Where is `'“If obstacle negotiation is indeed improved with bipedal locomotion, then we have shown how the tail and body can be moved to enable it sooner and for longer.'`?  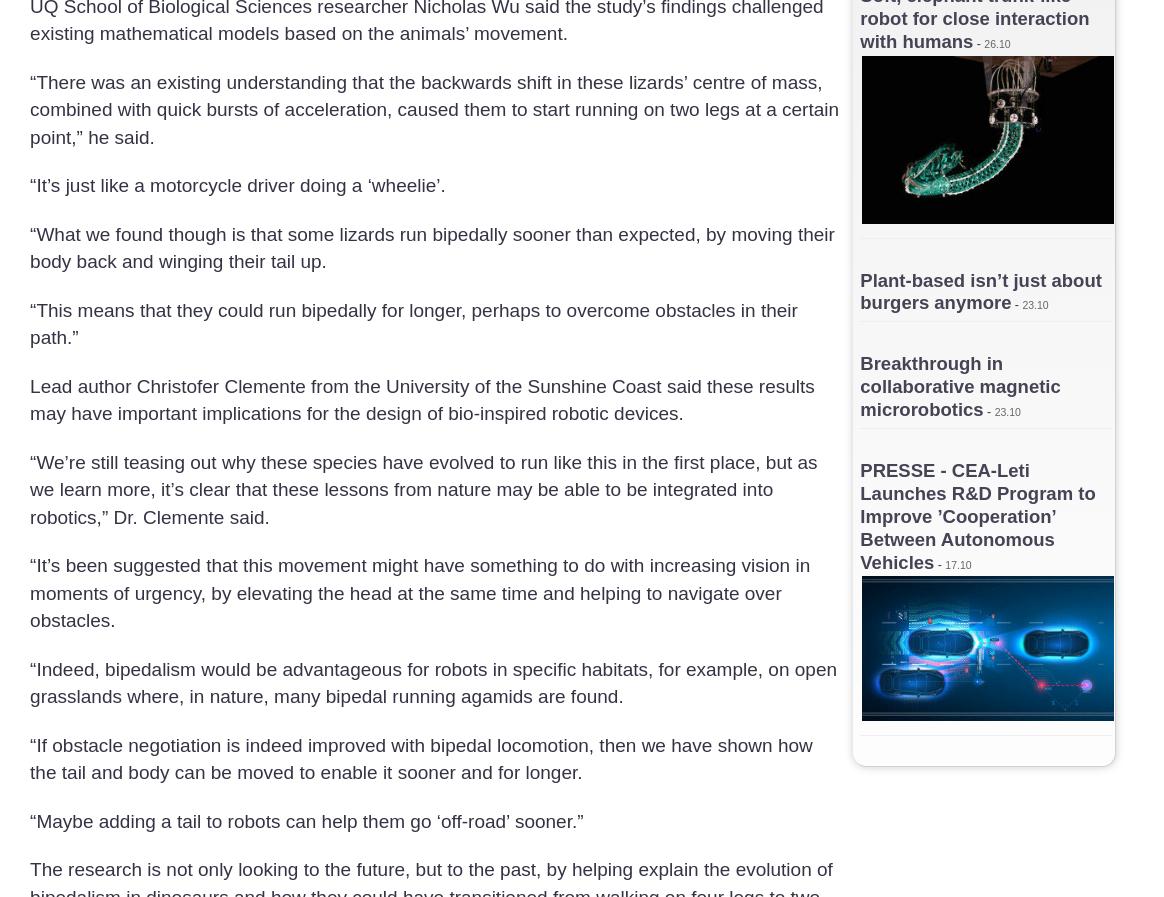
'“If obstacle negotiation is indeed improved with bipedal locomotion, then we have shown how the tail and body can be moved to enable it sooner and for longer.' is located at coordinates (30, 758).